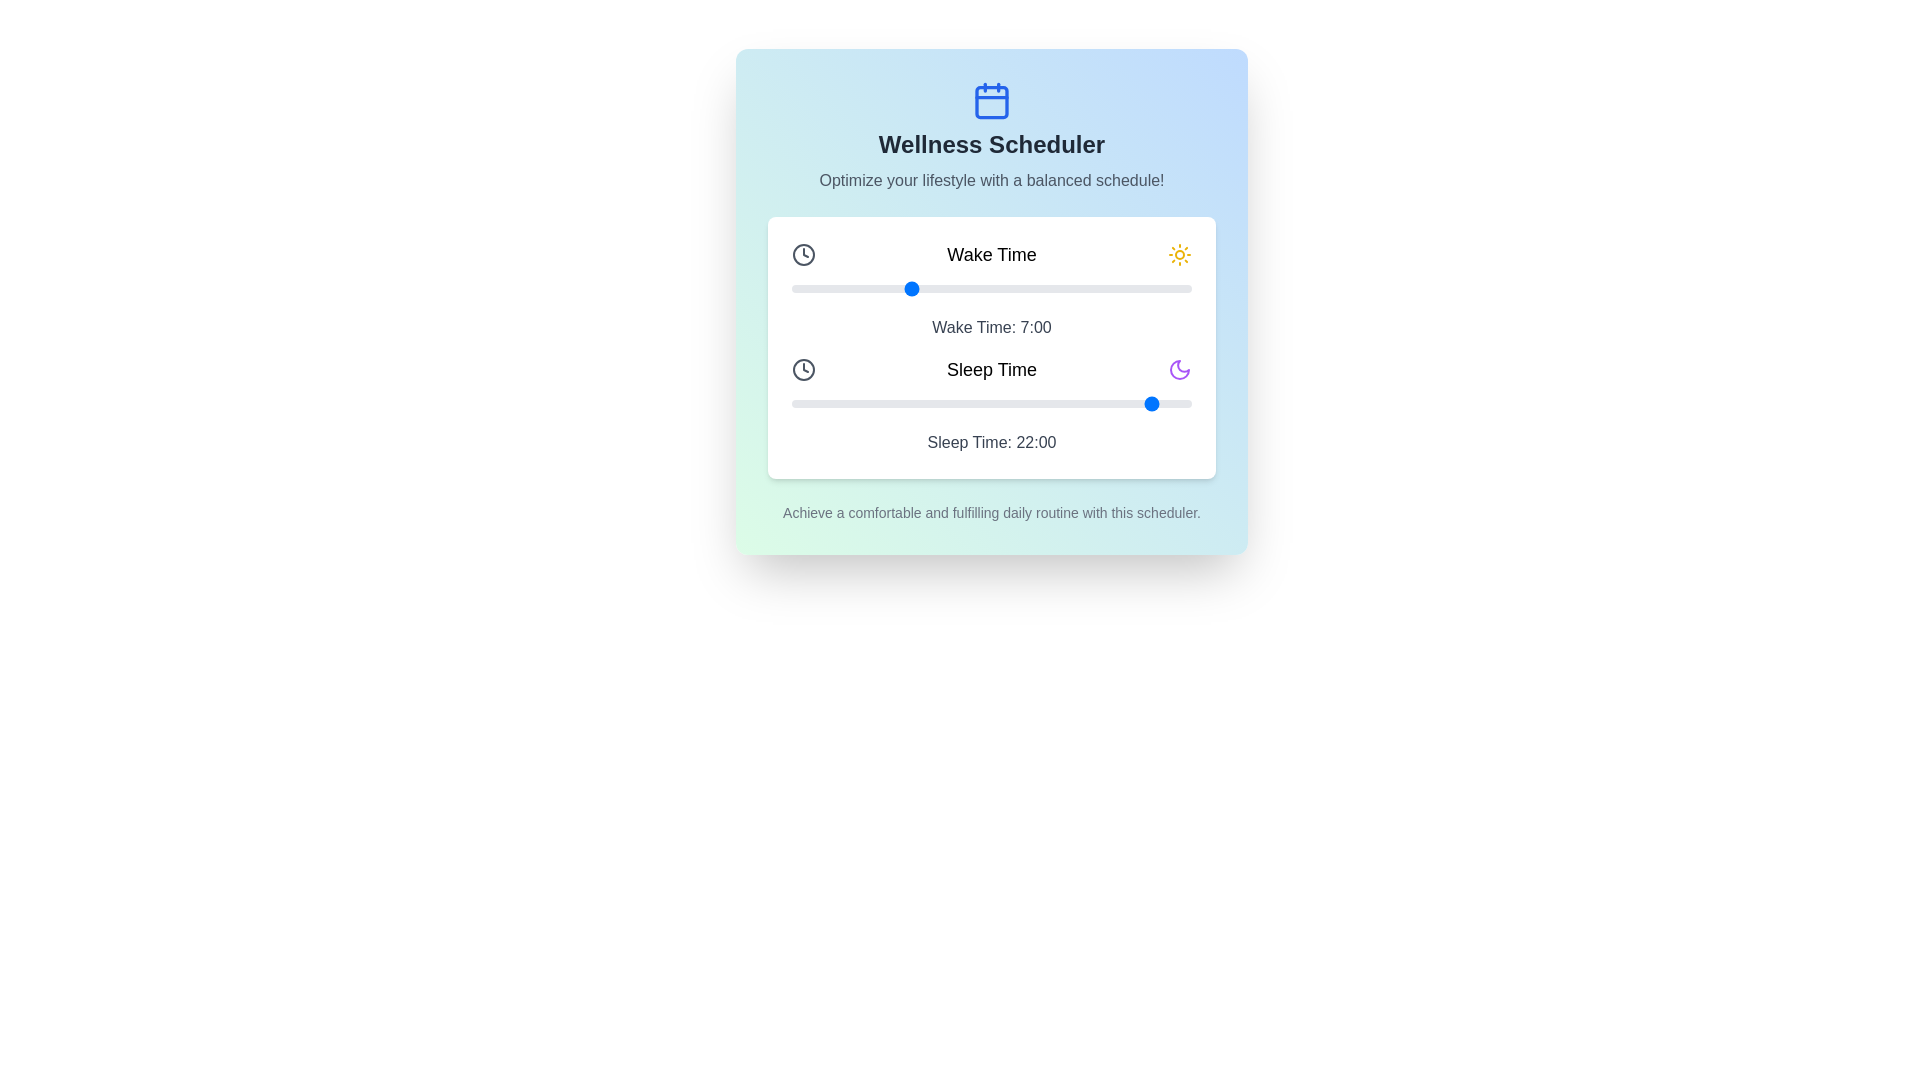 This screenshot has height=1080, width=1920. Describe the element at coordinates (1040, 289) in the screenshot. I see `the wake time` at that location.